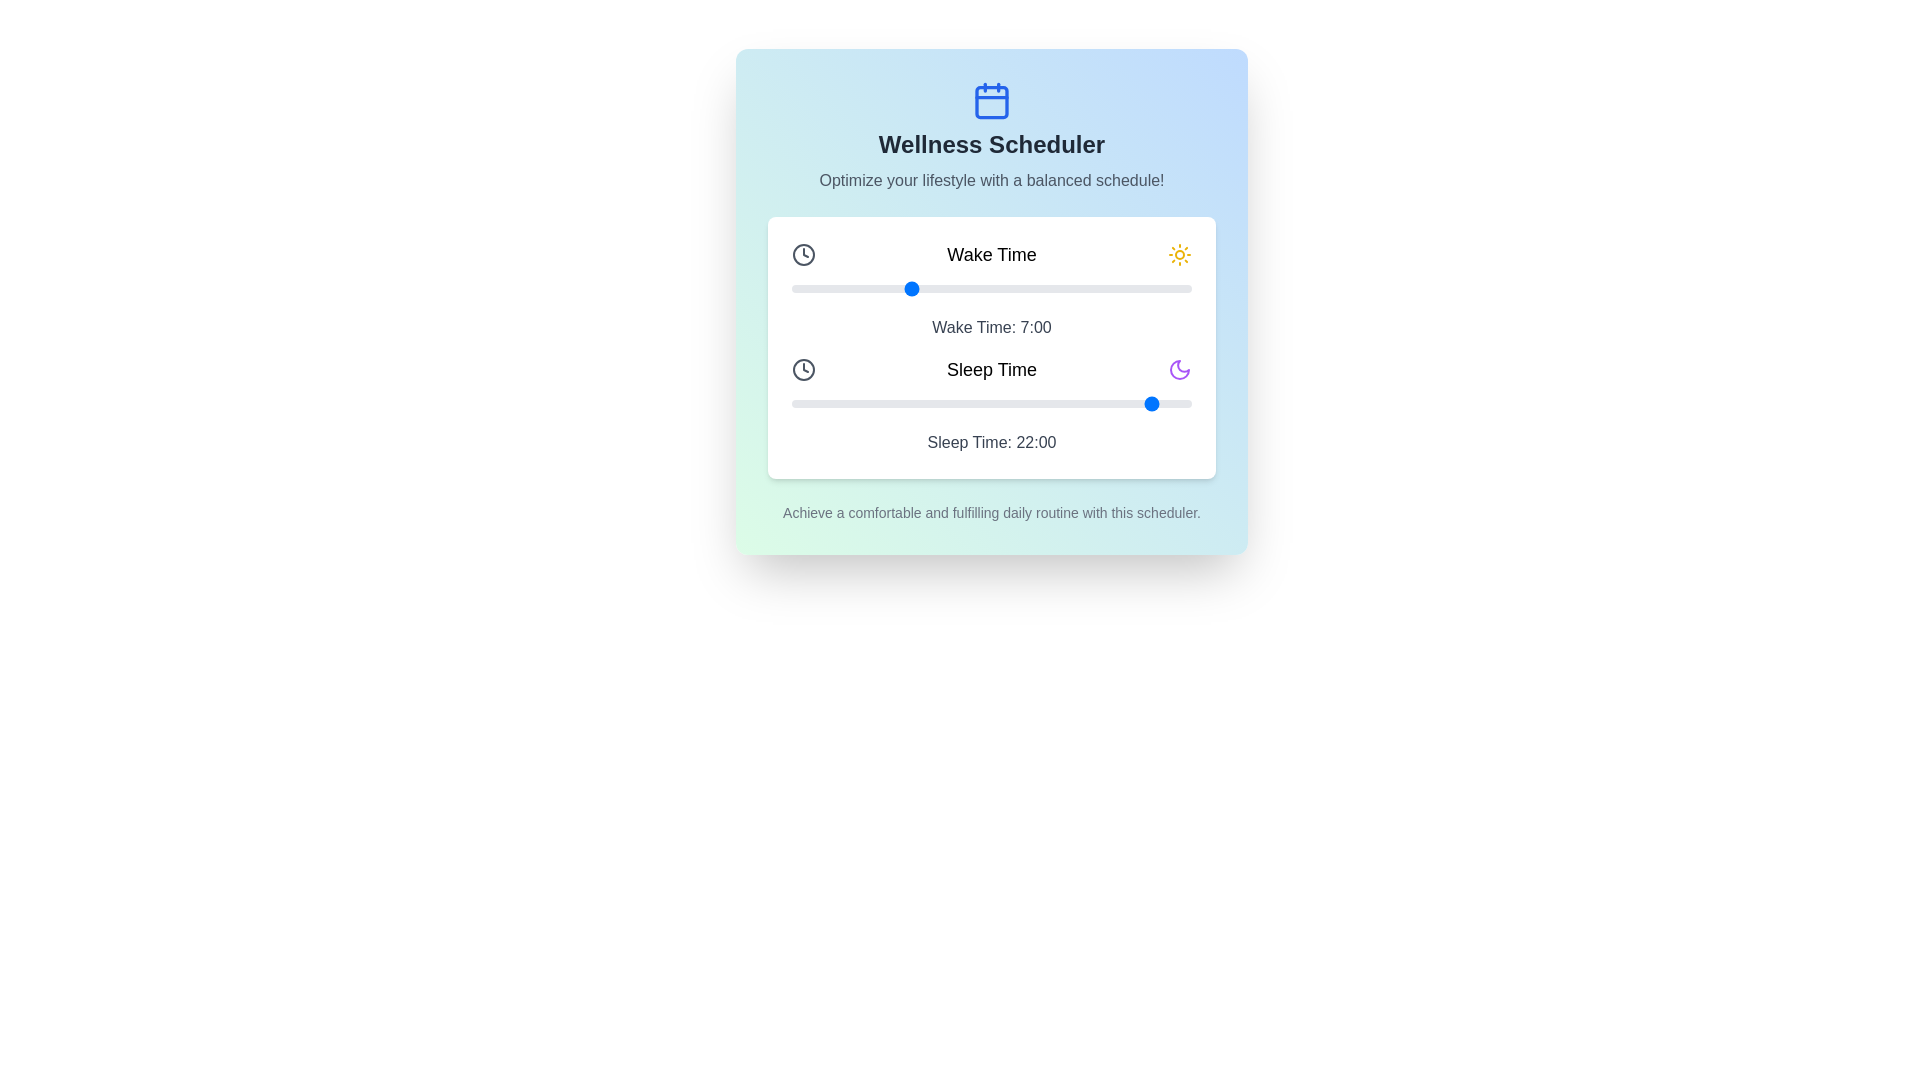 This screenshot has height=1080, width=1920. Describe the element at coordinates (1040, 289) in the screenshot. I see `the wake time` at that location.